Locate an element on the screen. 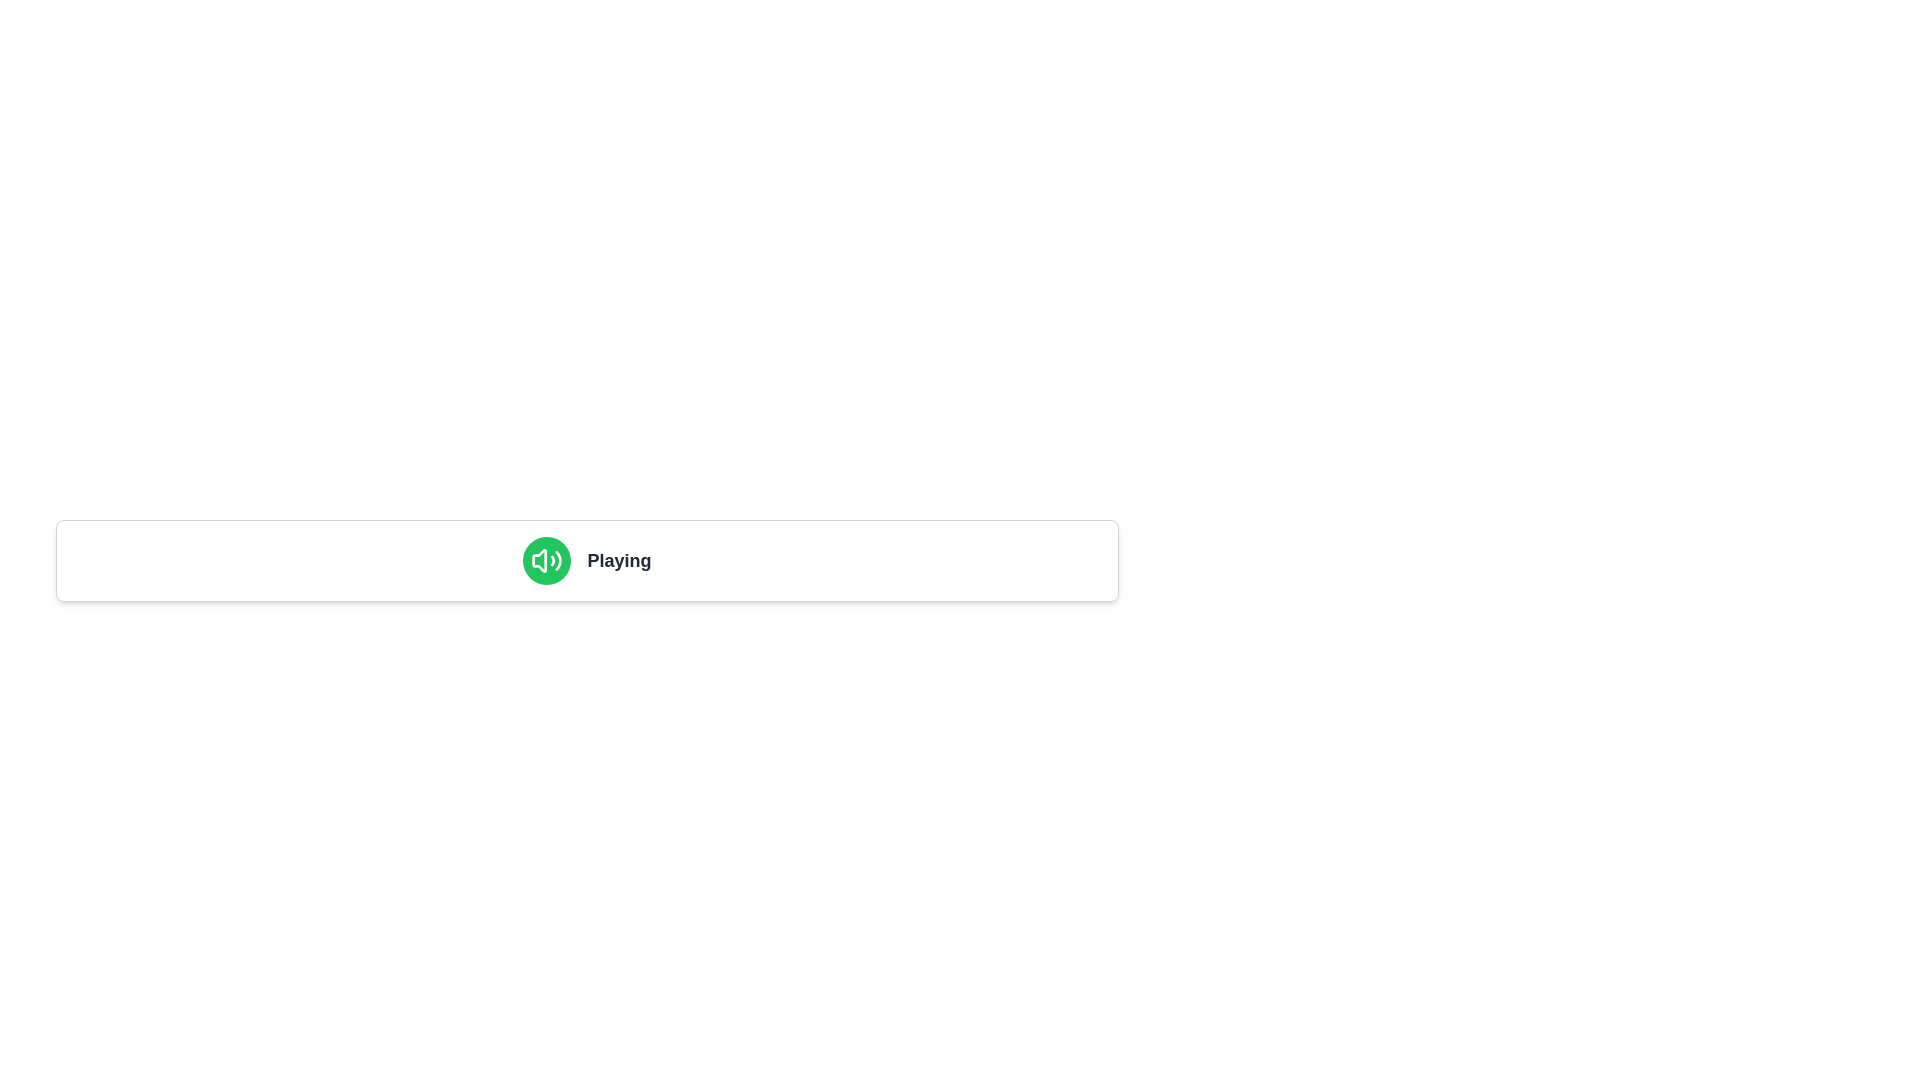 This screenshot has height=1080, width=1920. the white speaker icon with curved sound waves located centrally within the green circular button is located at coordinates (547, 560).